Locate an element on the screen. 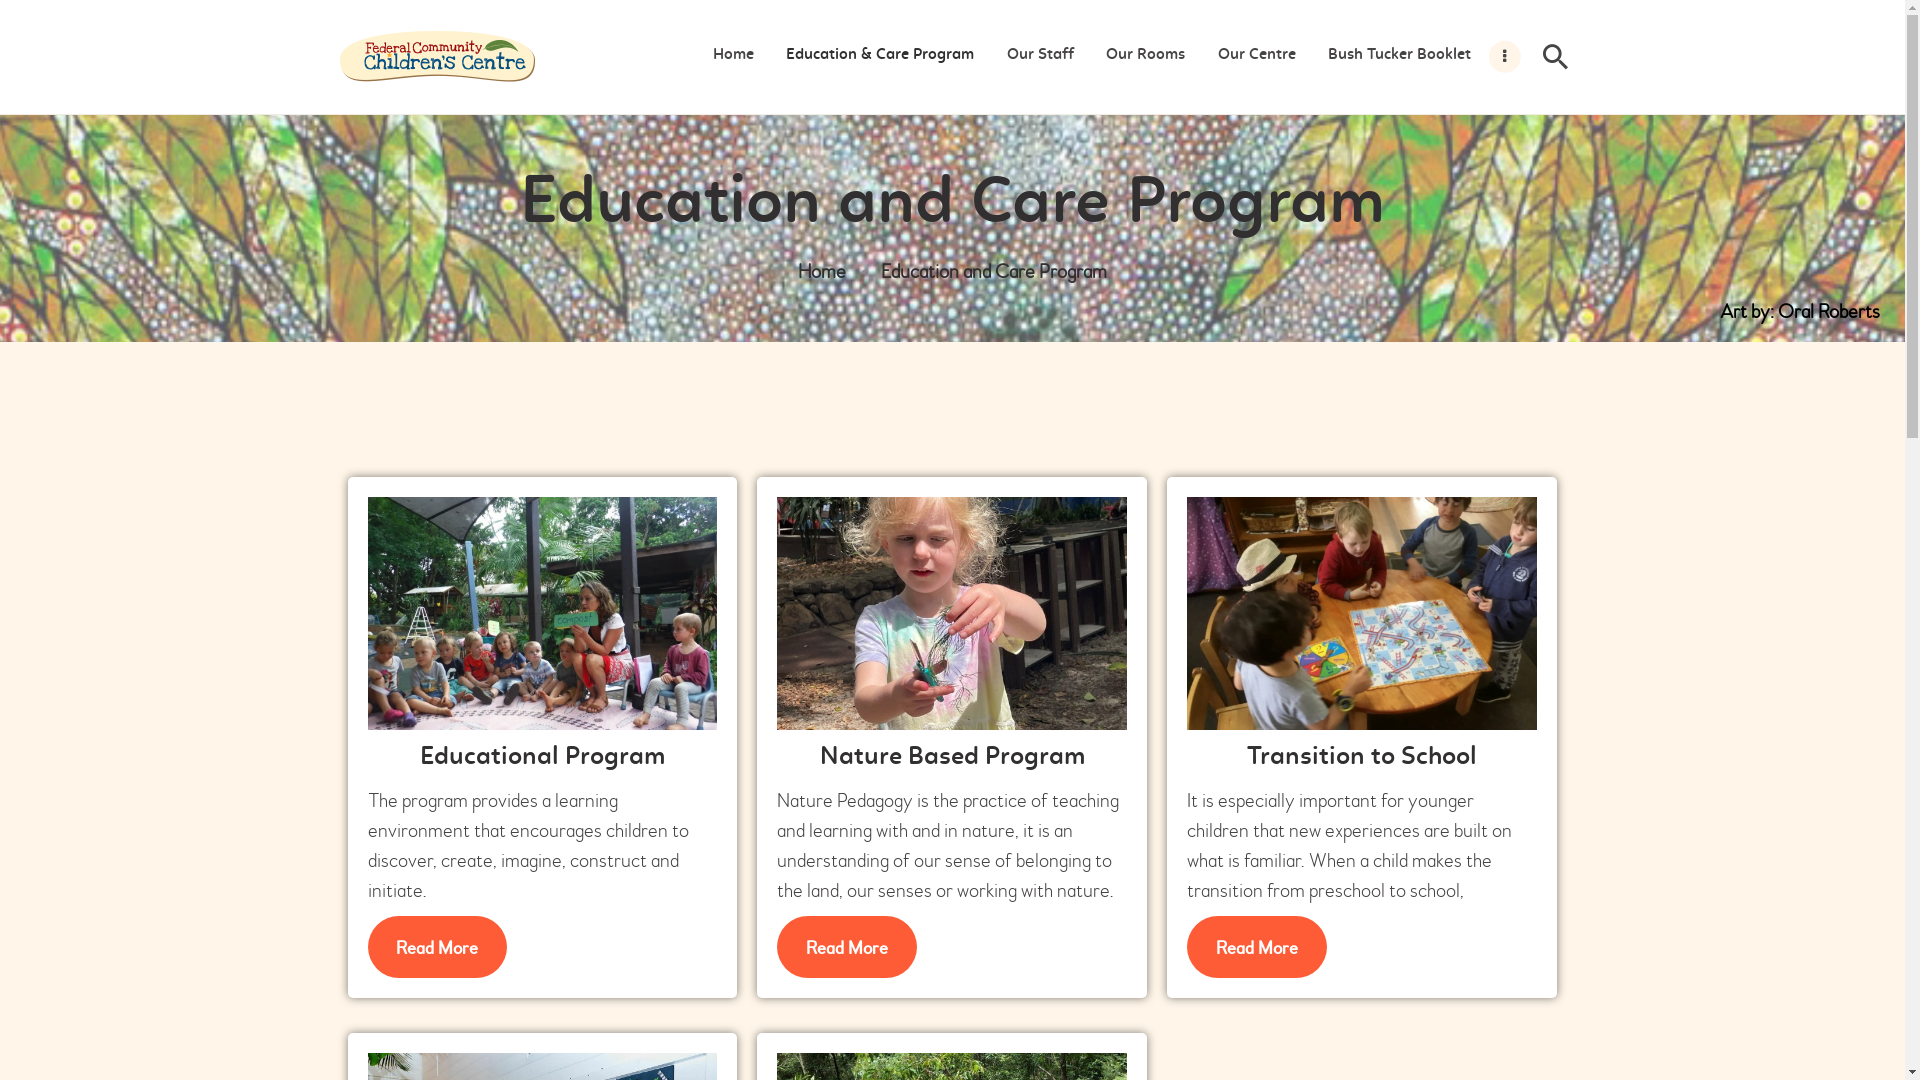 This screenshot has width=1920, height=1080. 'Our Rooms' is located at coordinates (1145, 55).